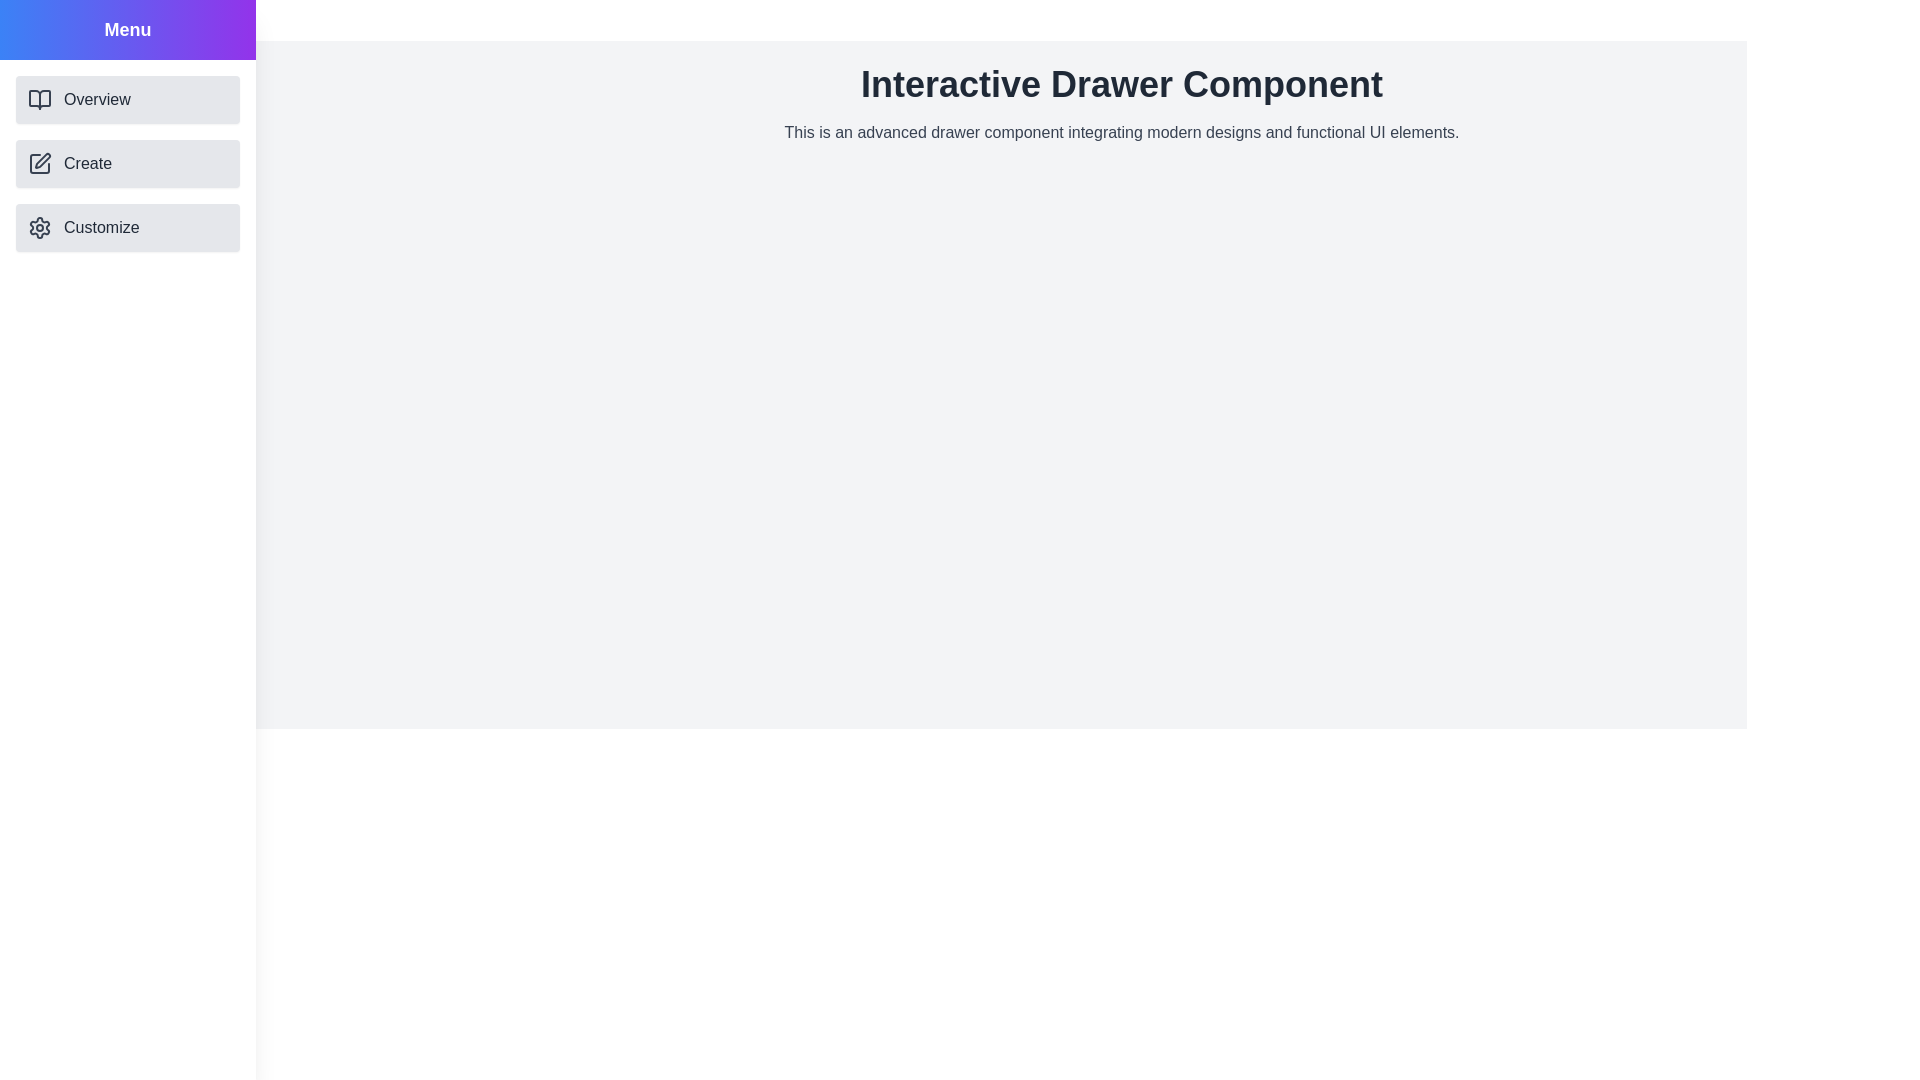 Image resolution: width=1920 pixels, height=1080 pixels. Describe the element at coordinates (35, 35) in the screenshot. I see `the toggle button to change the drawer's state` at that location.